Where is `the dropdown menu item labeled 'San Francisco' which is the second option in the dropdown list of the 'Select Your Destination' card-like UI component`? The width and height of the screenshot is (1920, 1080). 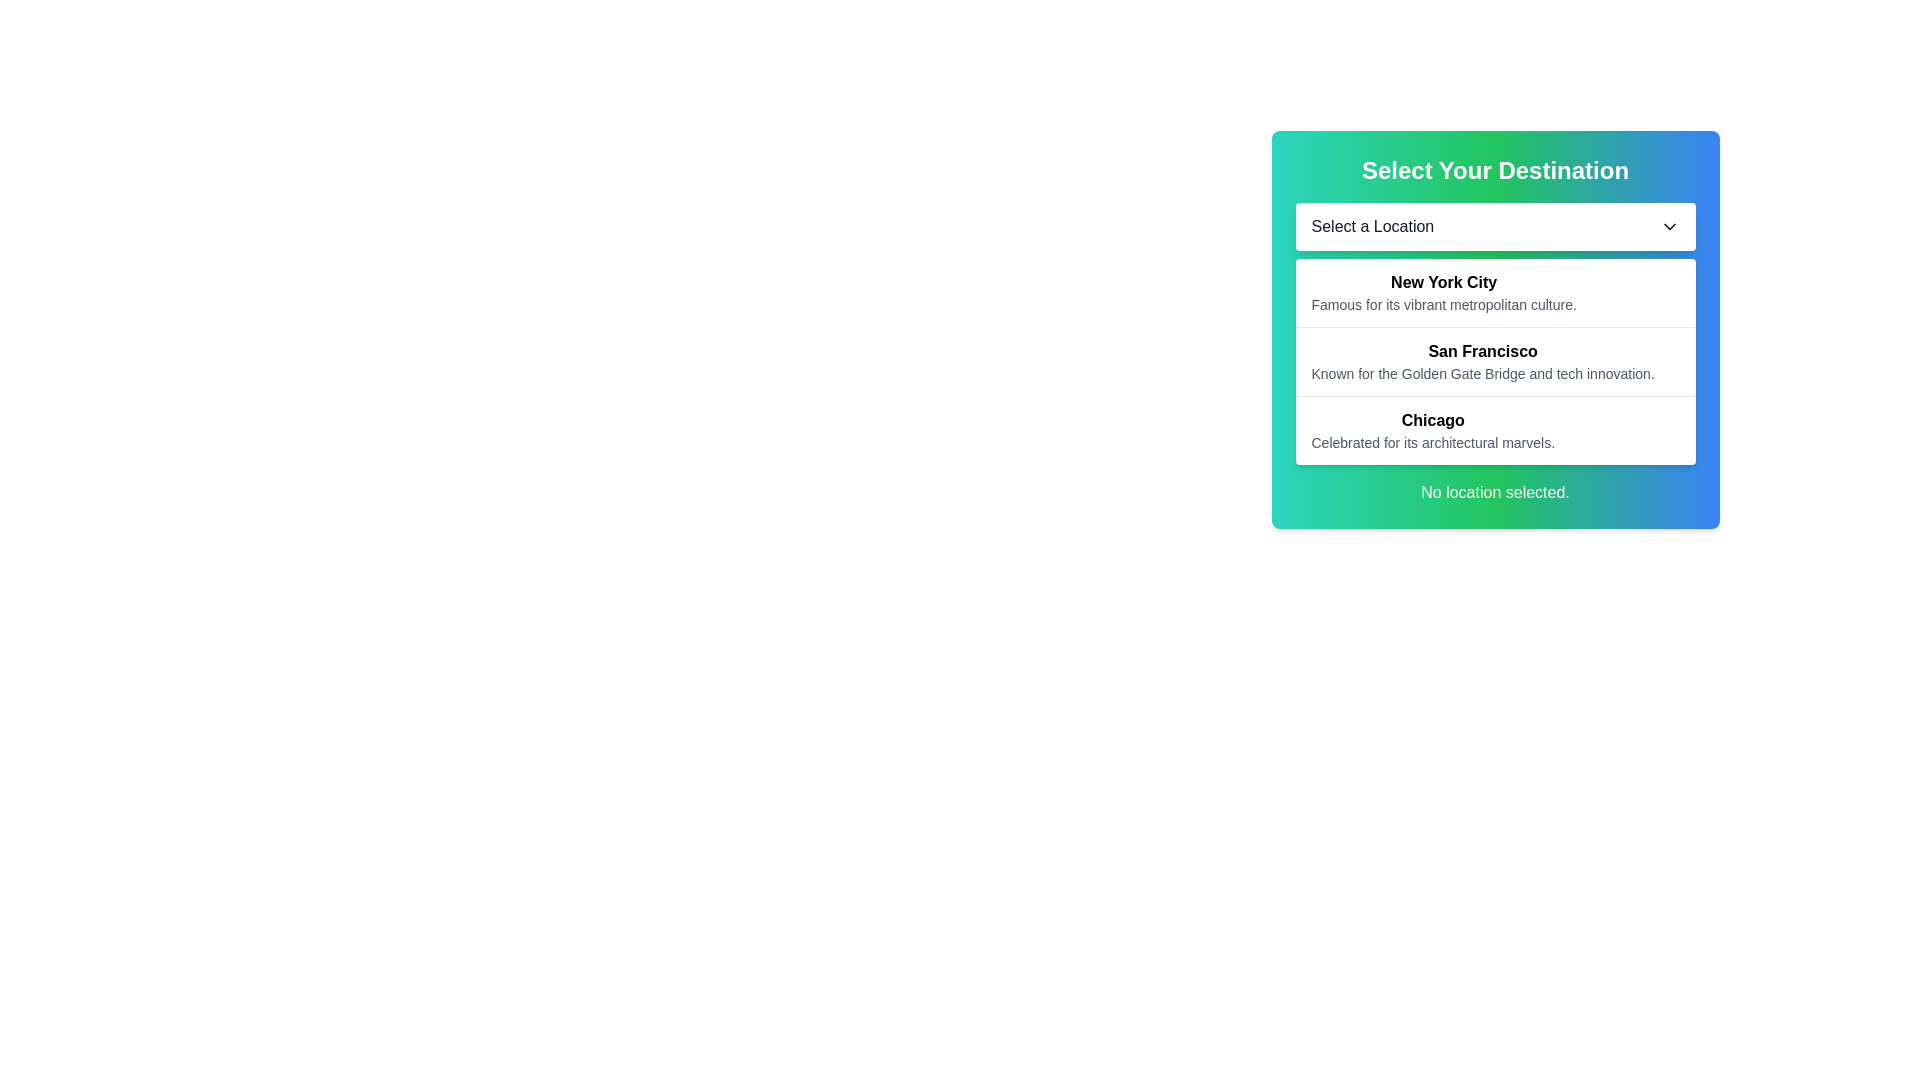 the dropdown menu item labeled 'San Francisco' which is the second option in the dropdown list of the 'Select Your Destination' card-like UI component is located at coordinates (1495, 333).